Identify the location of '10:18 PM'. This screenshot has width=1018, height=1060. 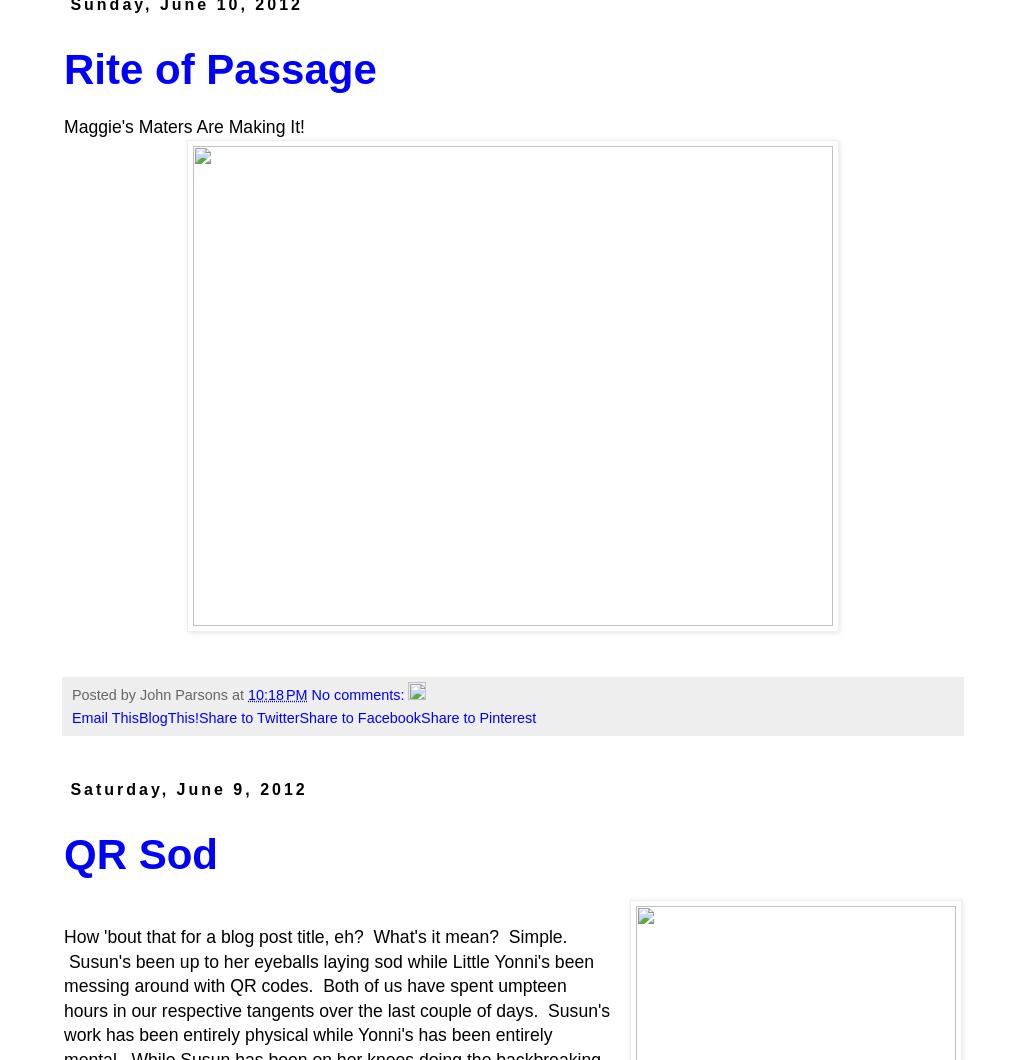
(277, 694).